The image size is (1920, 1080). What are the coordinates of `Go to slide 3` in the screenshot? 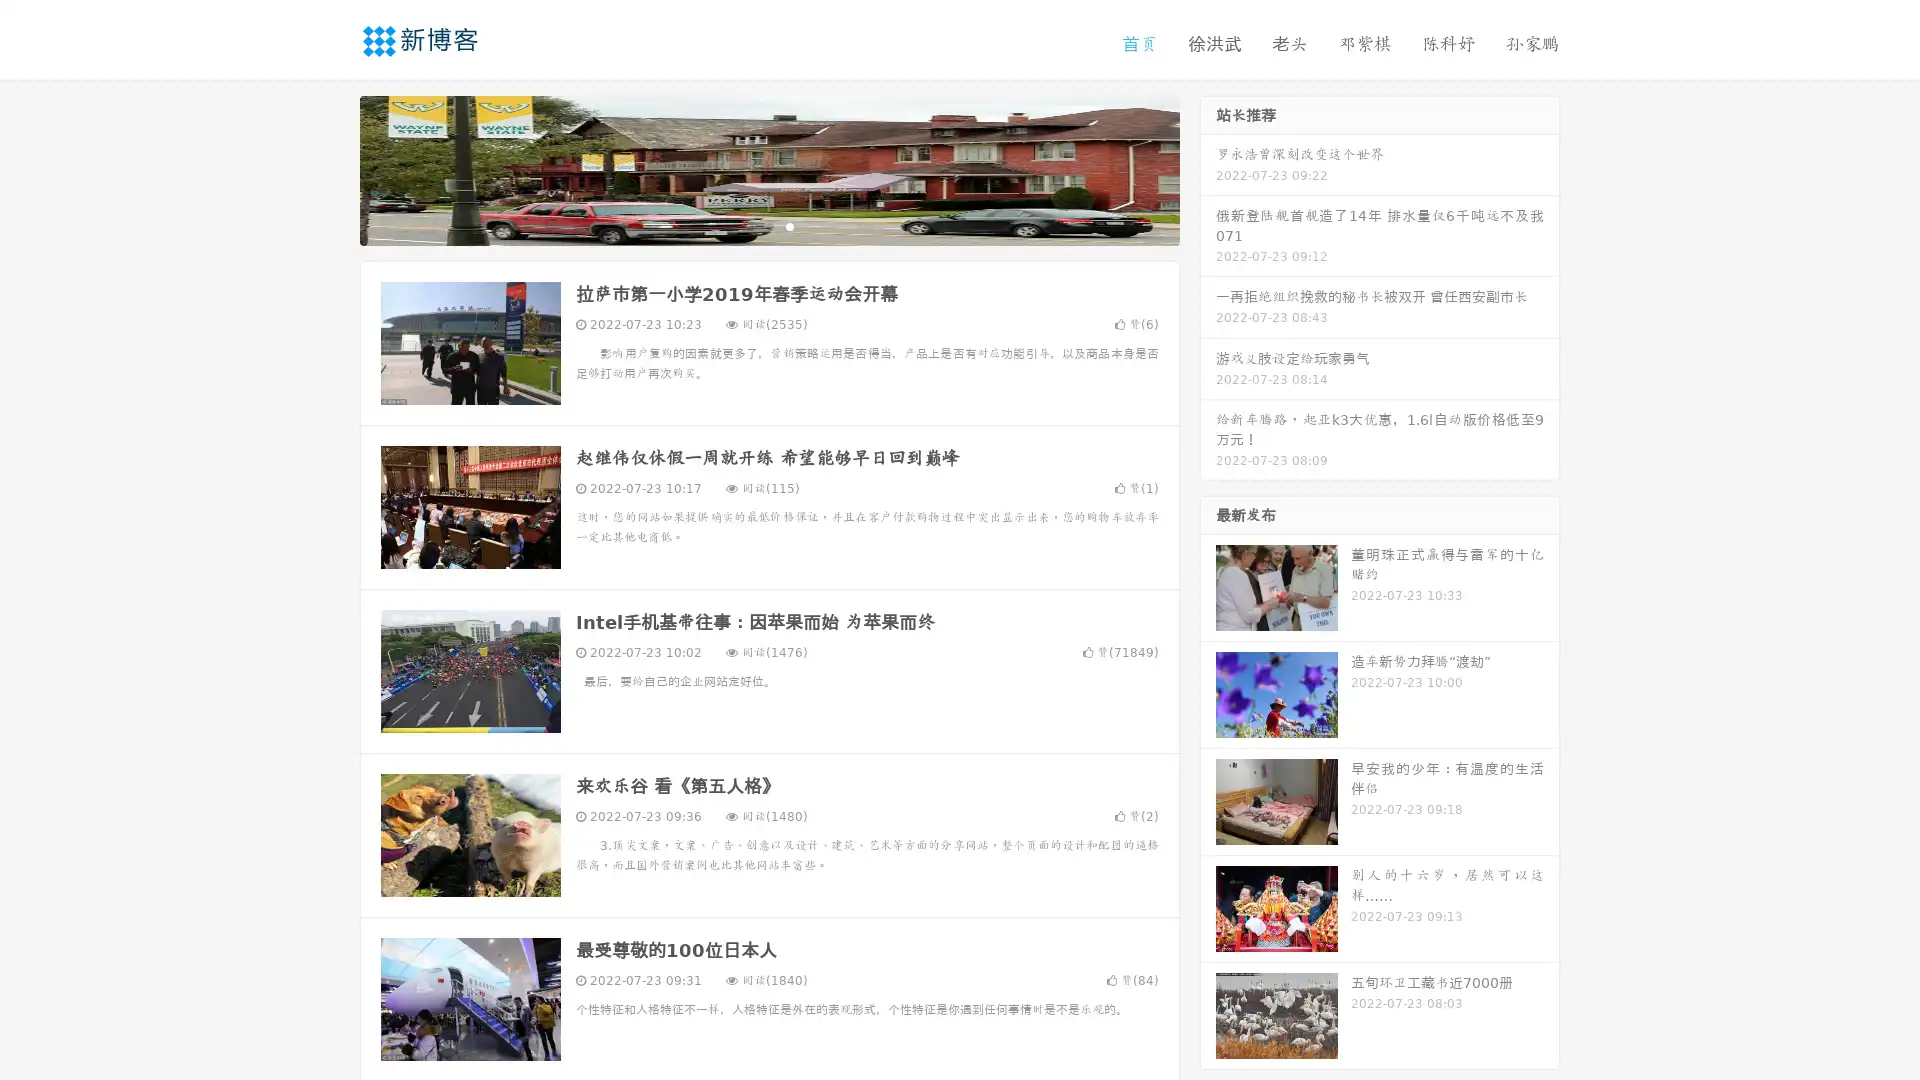 It's located at (789, 225).